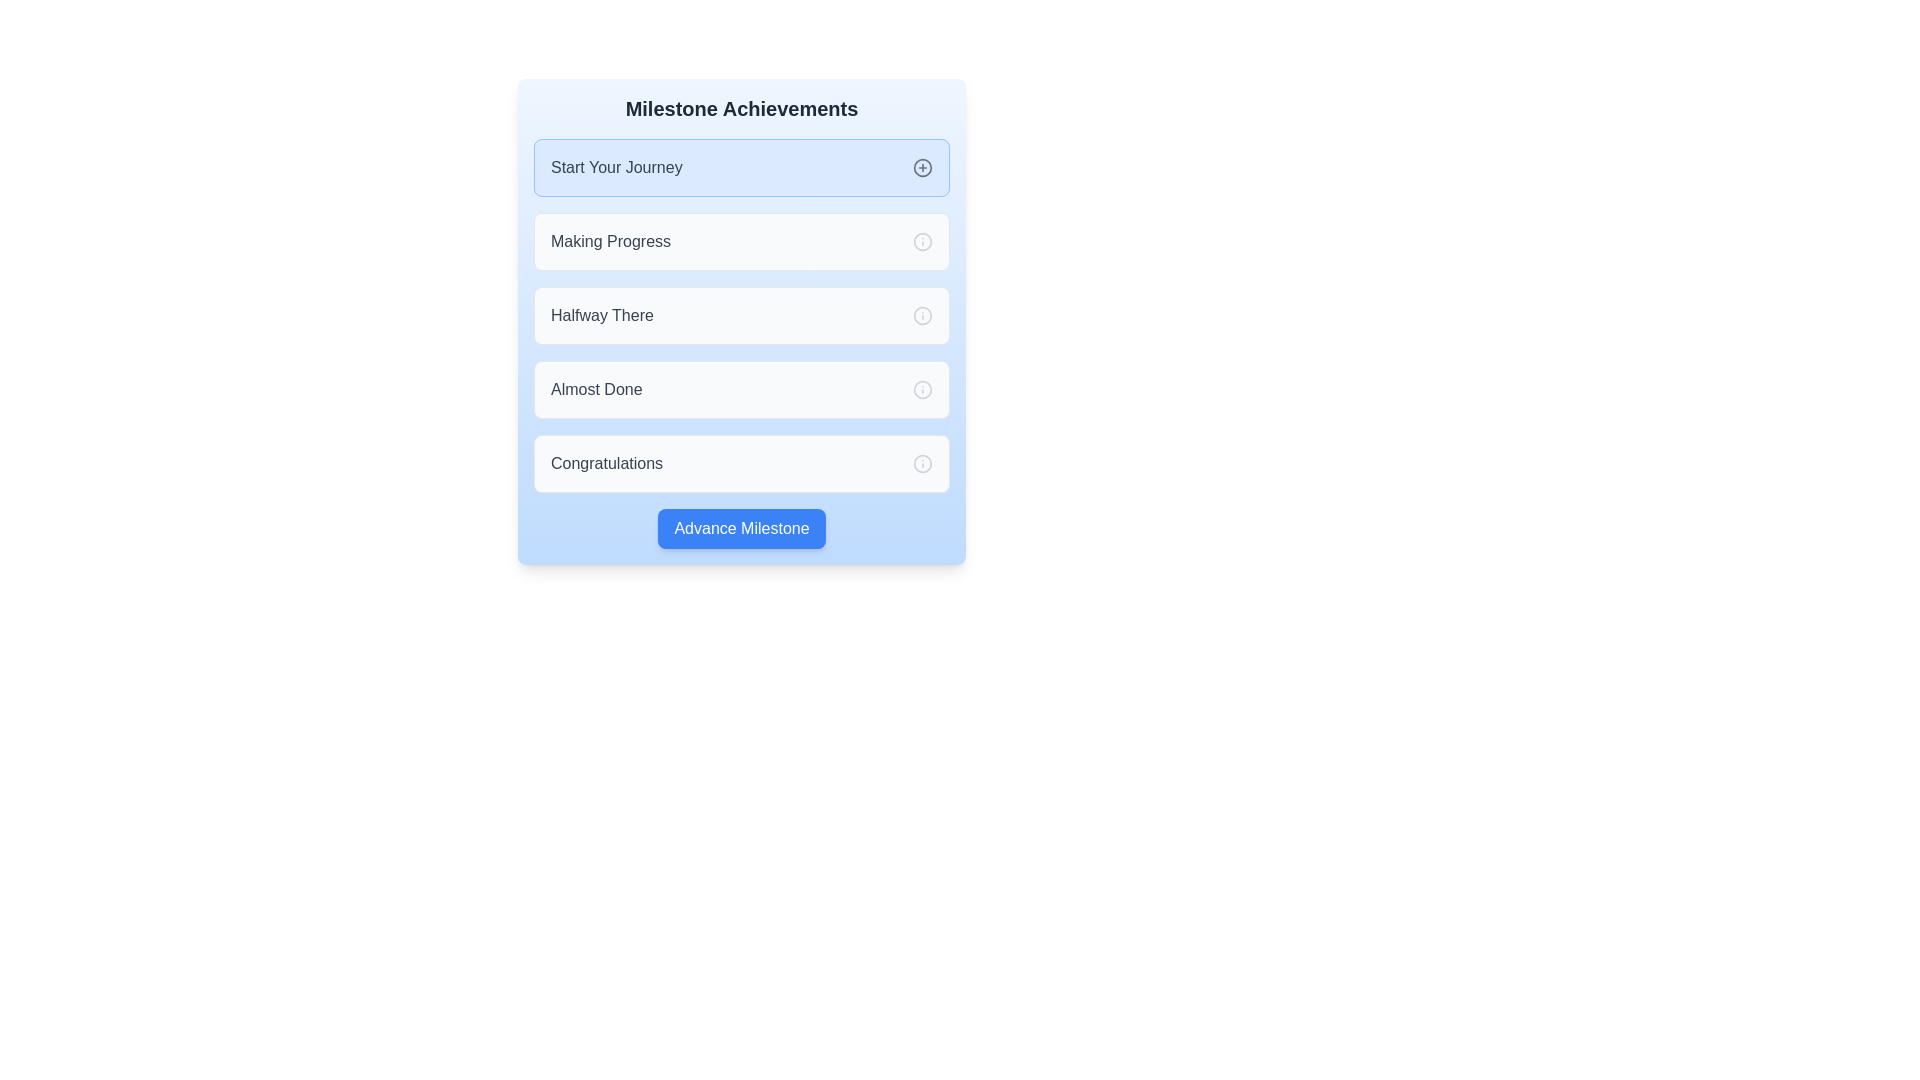 The height and width of the screenshot is (1080, 1920). I want to click on the circular information icon with an 'i' in its center, located to the right of the text 'Congratulations' in the Milestone Achievements panel, so click(921, 463).